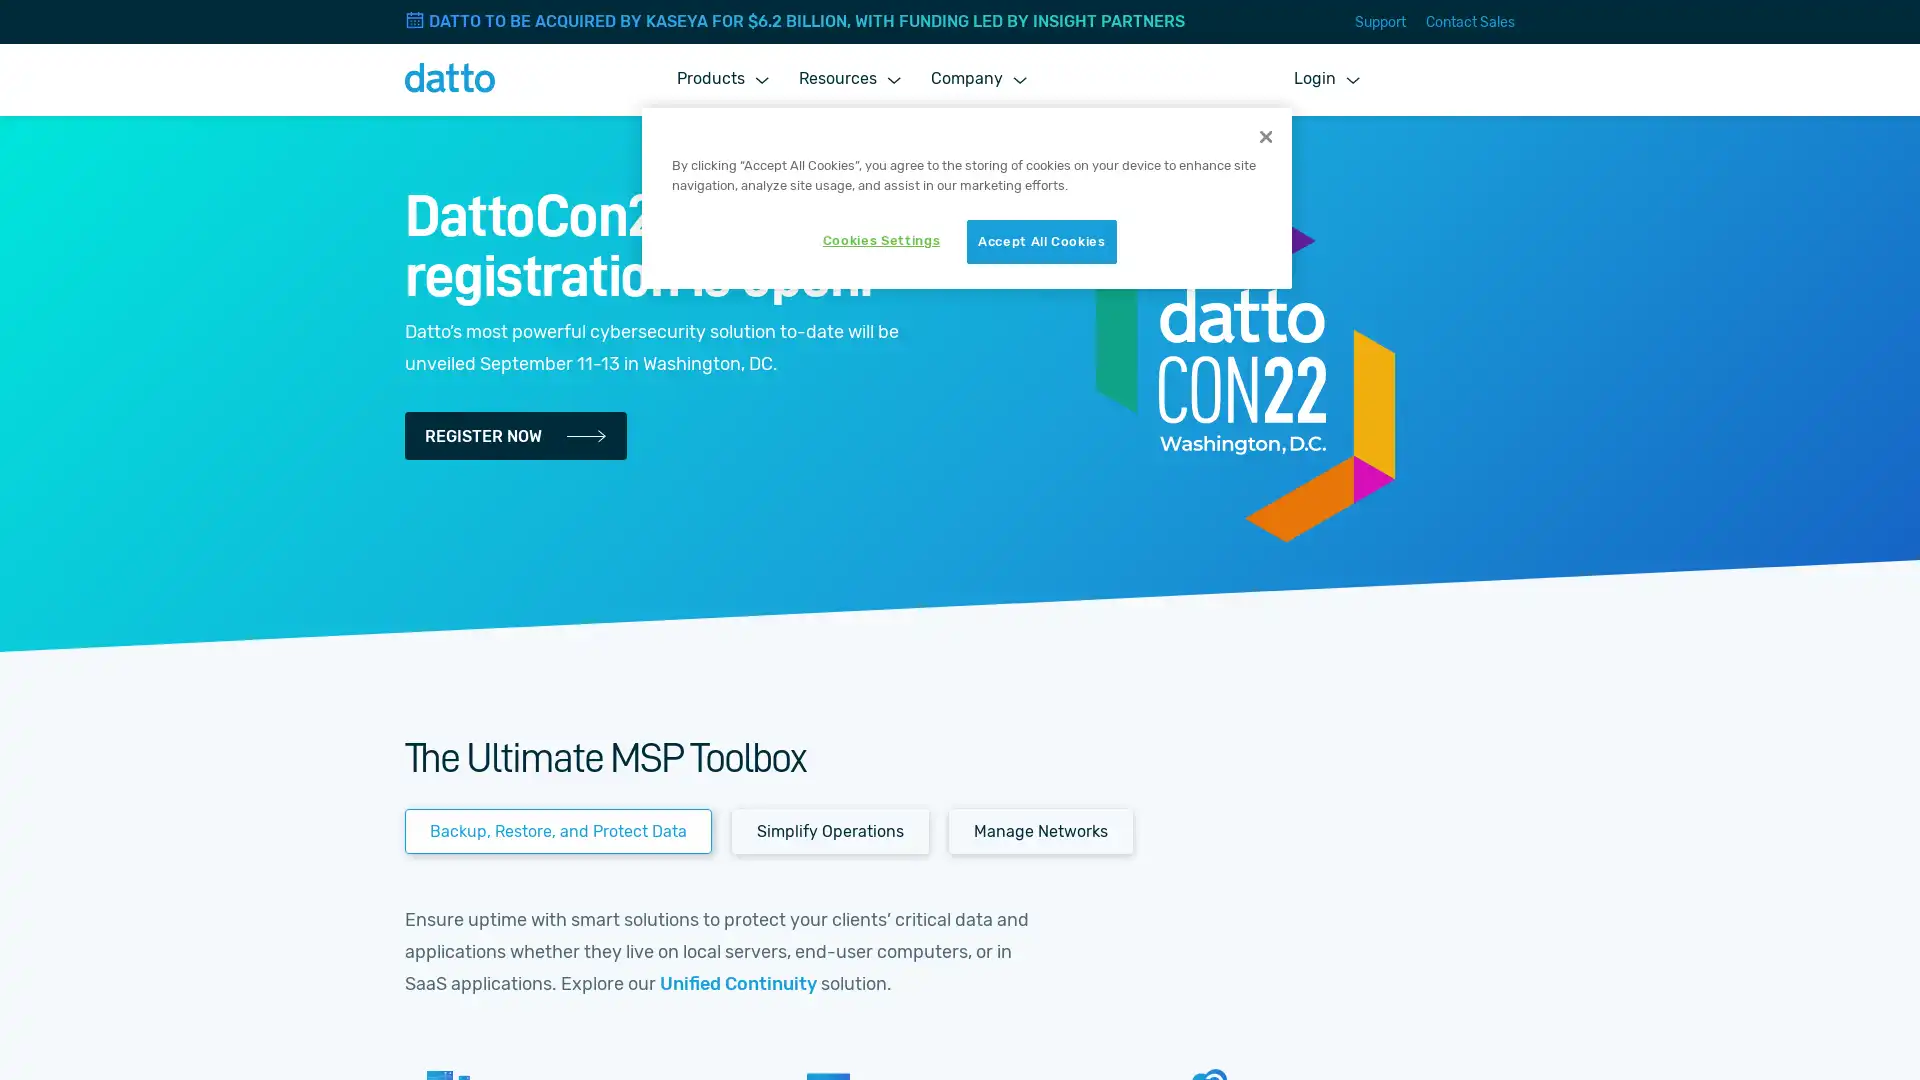  Describe the element at coordinates (831, 77) in the screenshot. I see `Resources` at that location.